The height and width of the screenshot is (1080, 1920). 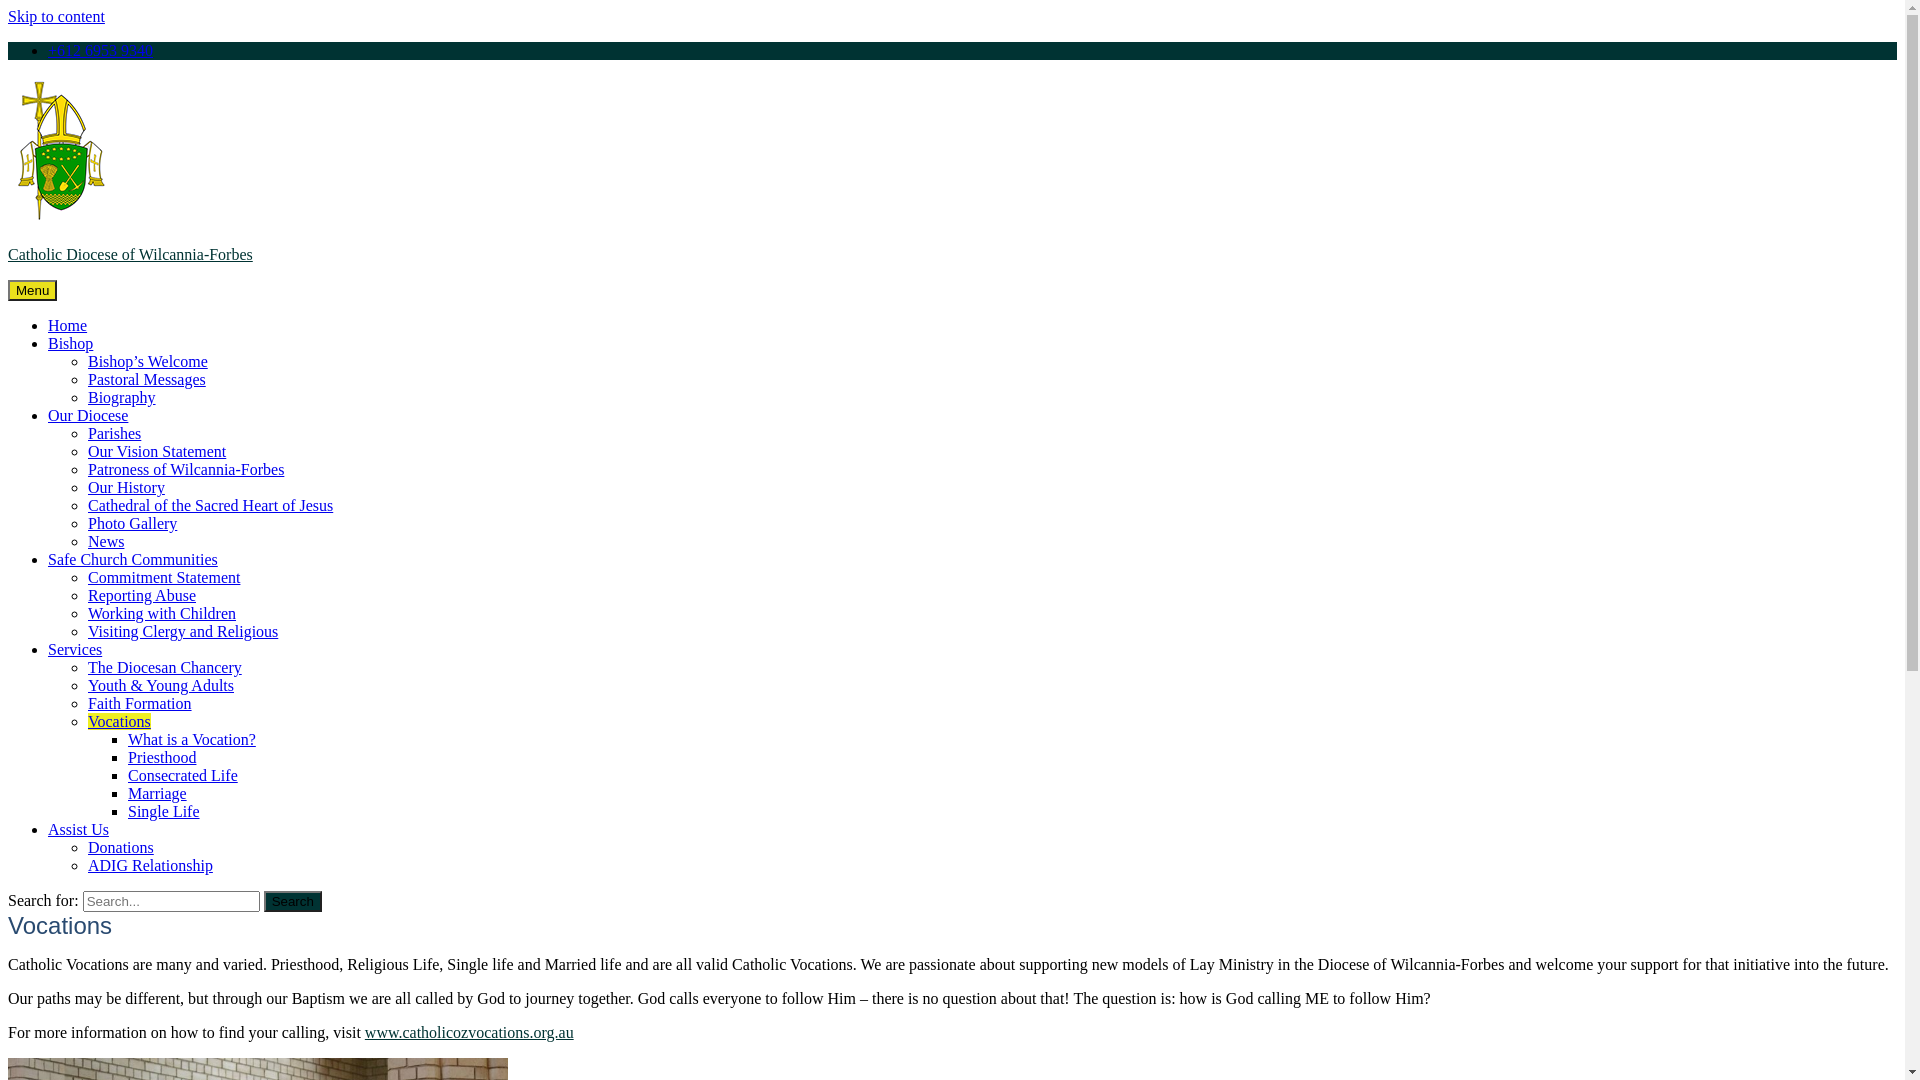 What do you see at coordinates (210, 504) in the screenshot?
I see `'Cathedral of the Sacred Heart of Jesus'` at bounding box center [210, 504].